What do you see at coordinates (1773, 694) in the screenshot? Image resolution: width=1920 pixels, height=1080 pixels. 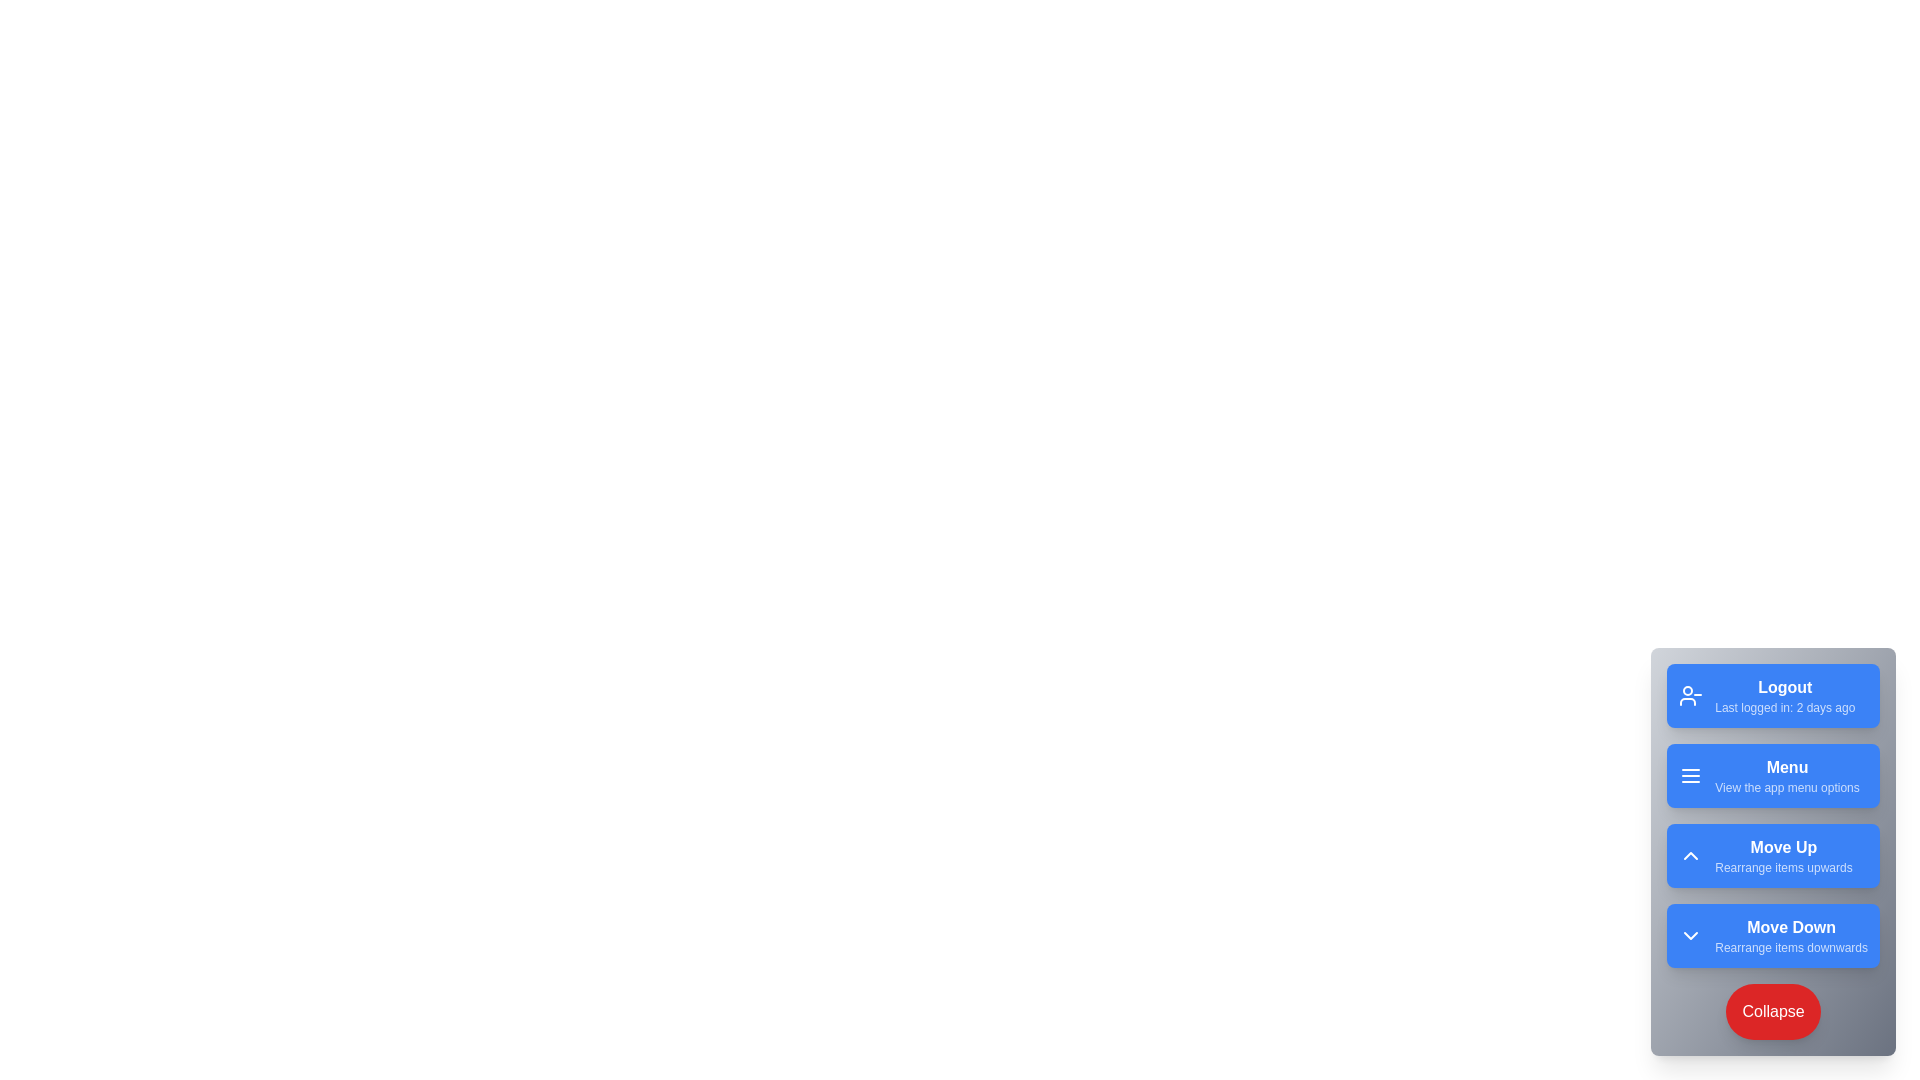 I see `the blue rounded rectangle button labeled 'Logout'` at bounding box center [1773, 694].